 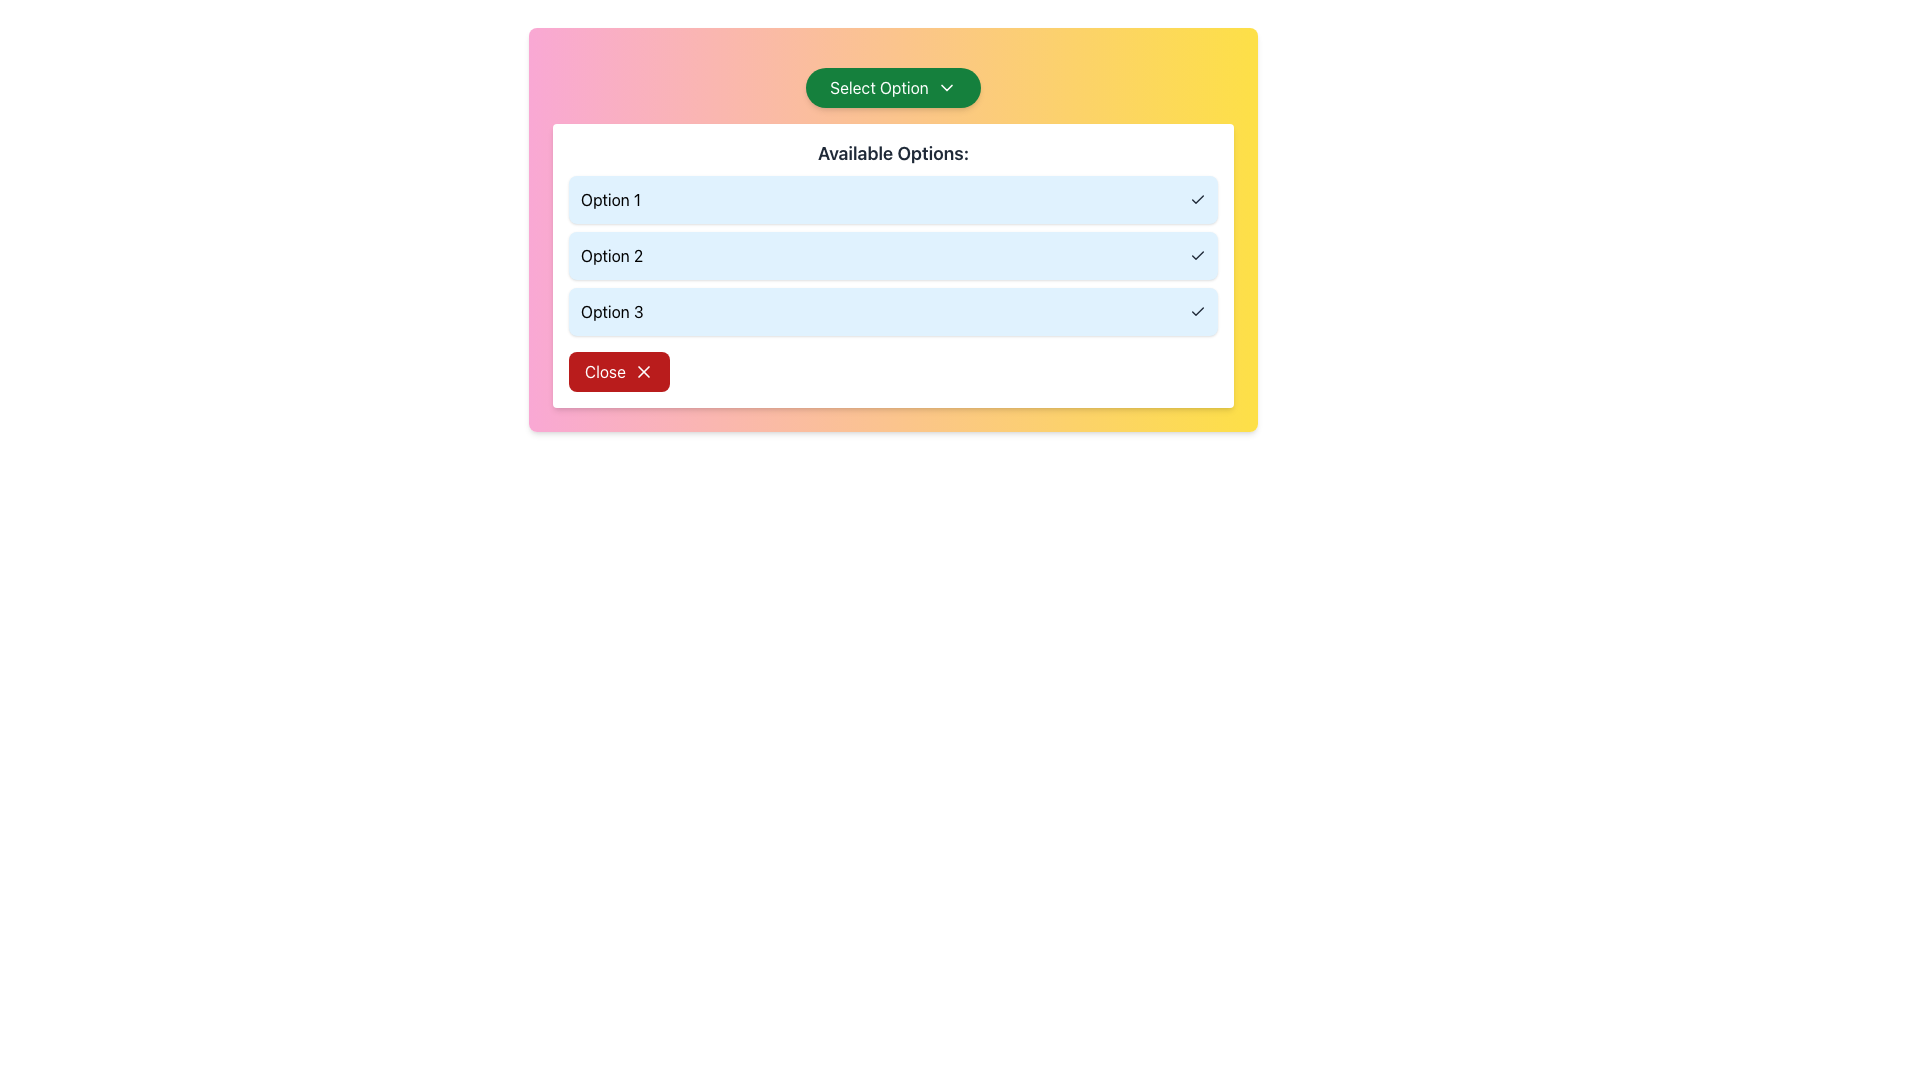 What do you see at coordinates (1198, 200) in the screenshot?
I see `the active selection icon for 'Option 1' located at the right-end of the list item` at bounding box center [1198, 200].